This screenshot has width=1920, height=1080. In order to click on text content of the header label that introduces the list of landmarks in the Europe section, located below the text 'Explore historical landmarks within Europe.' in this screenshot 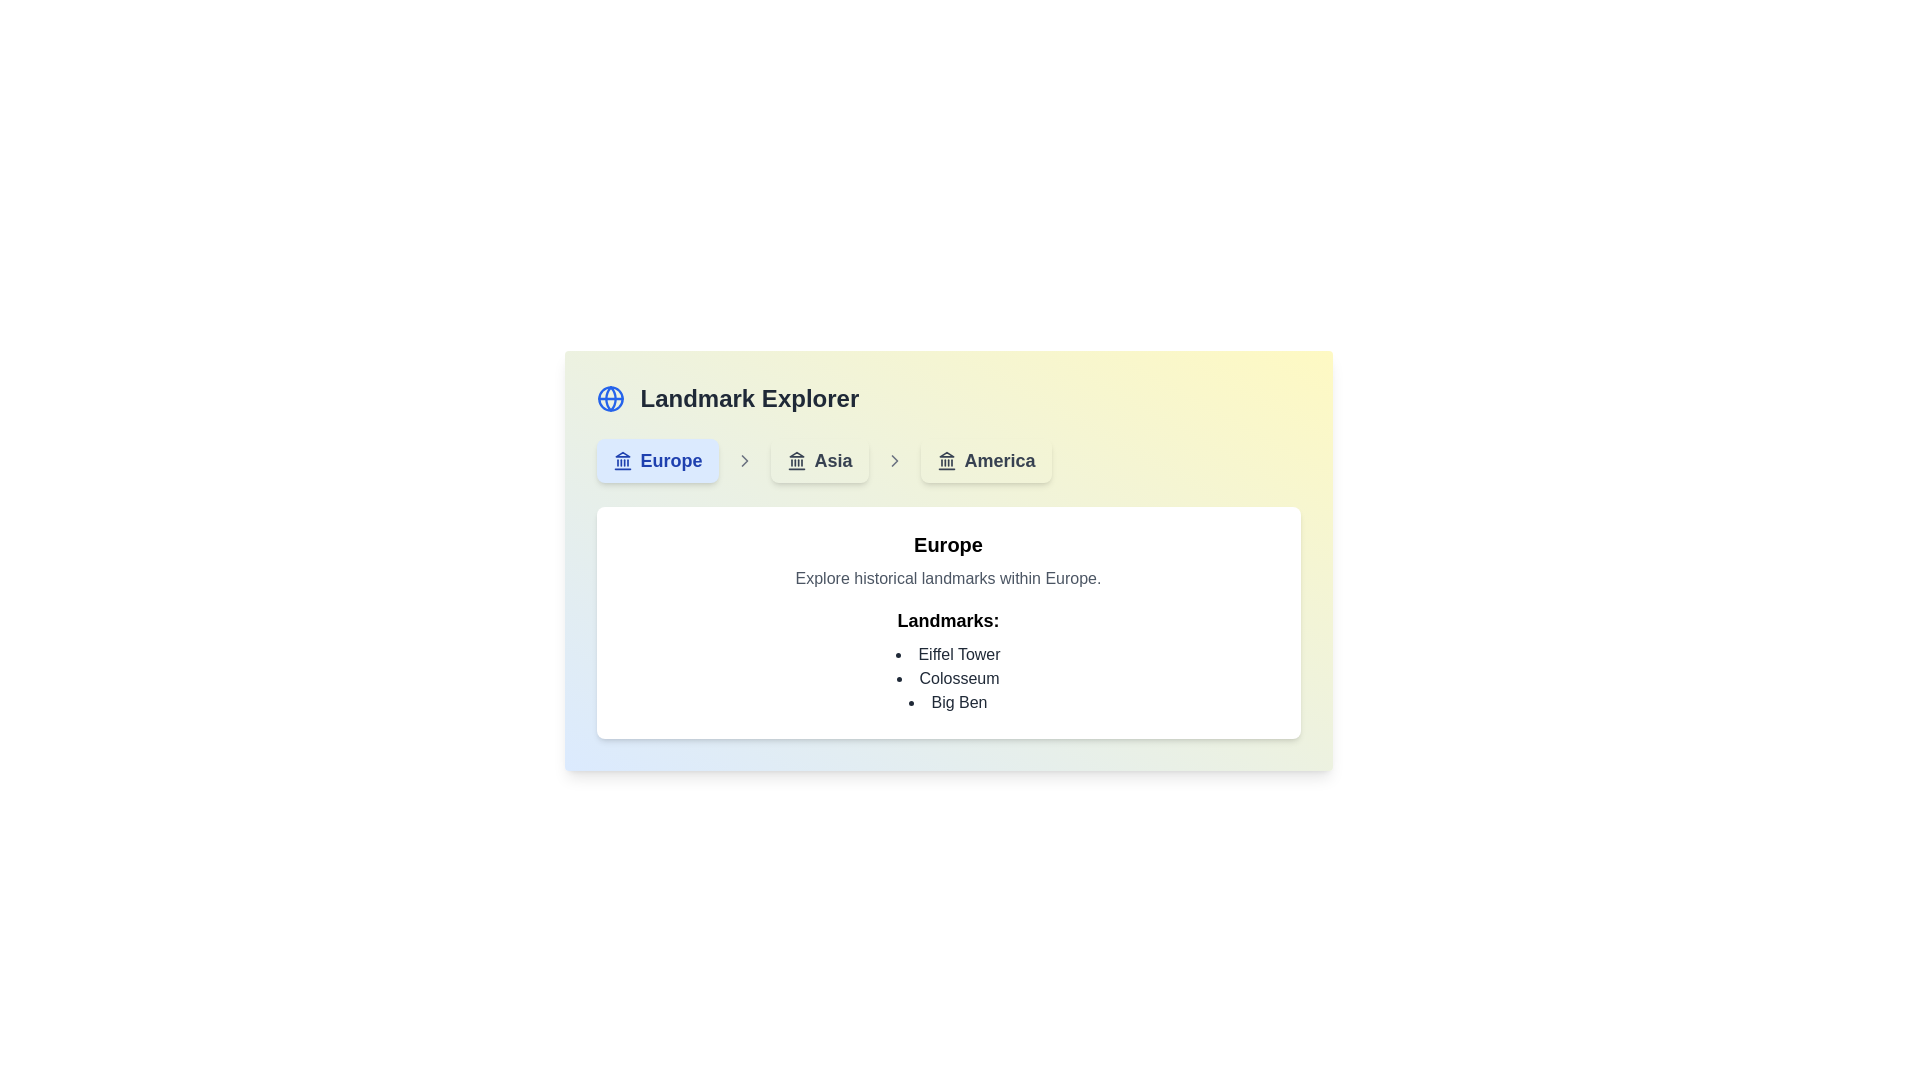, I will do `click(947, 620)`.